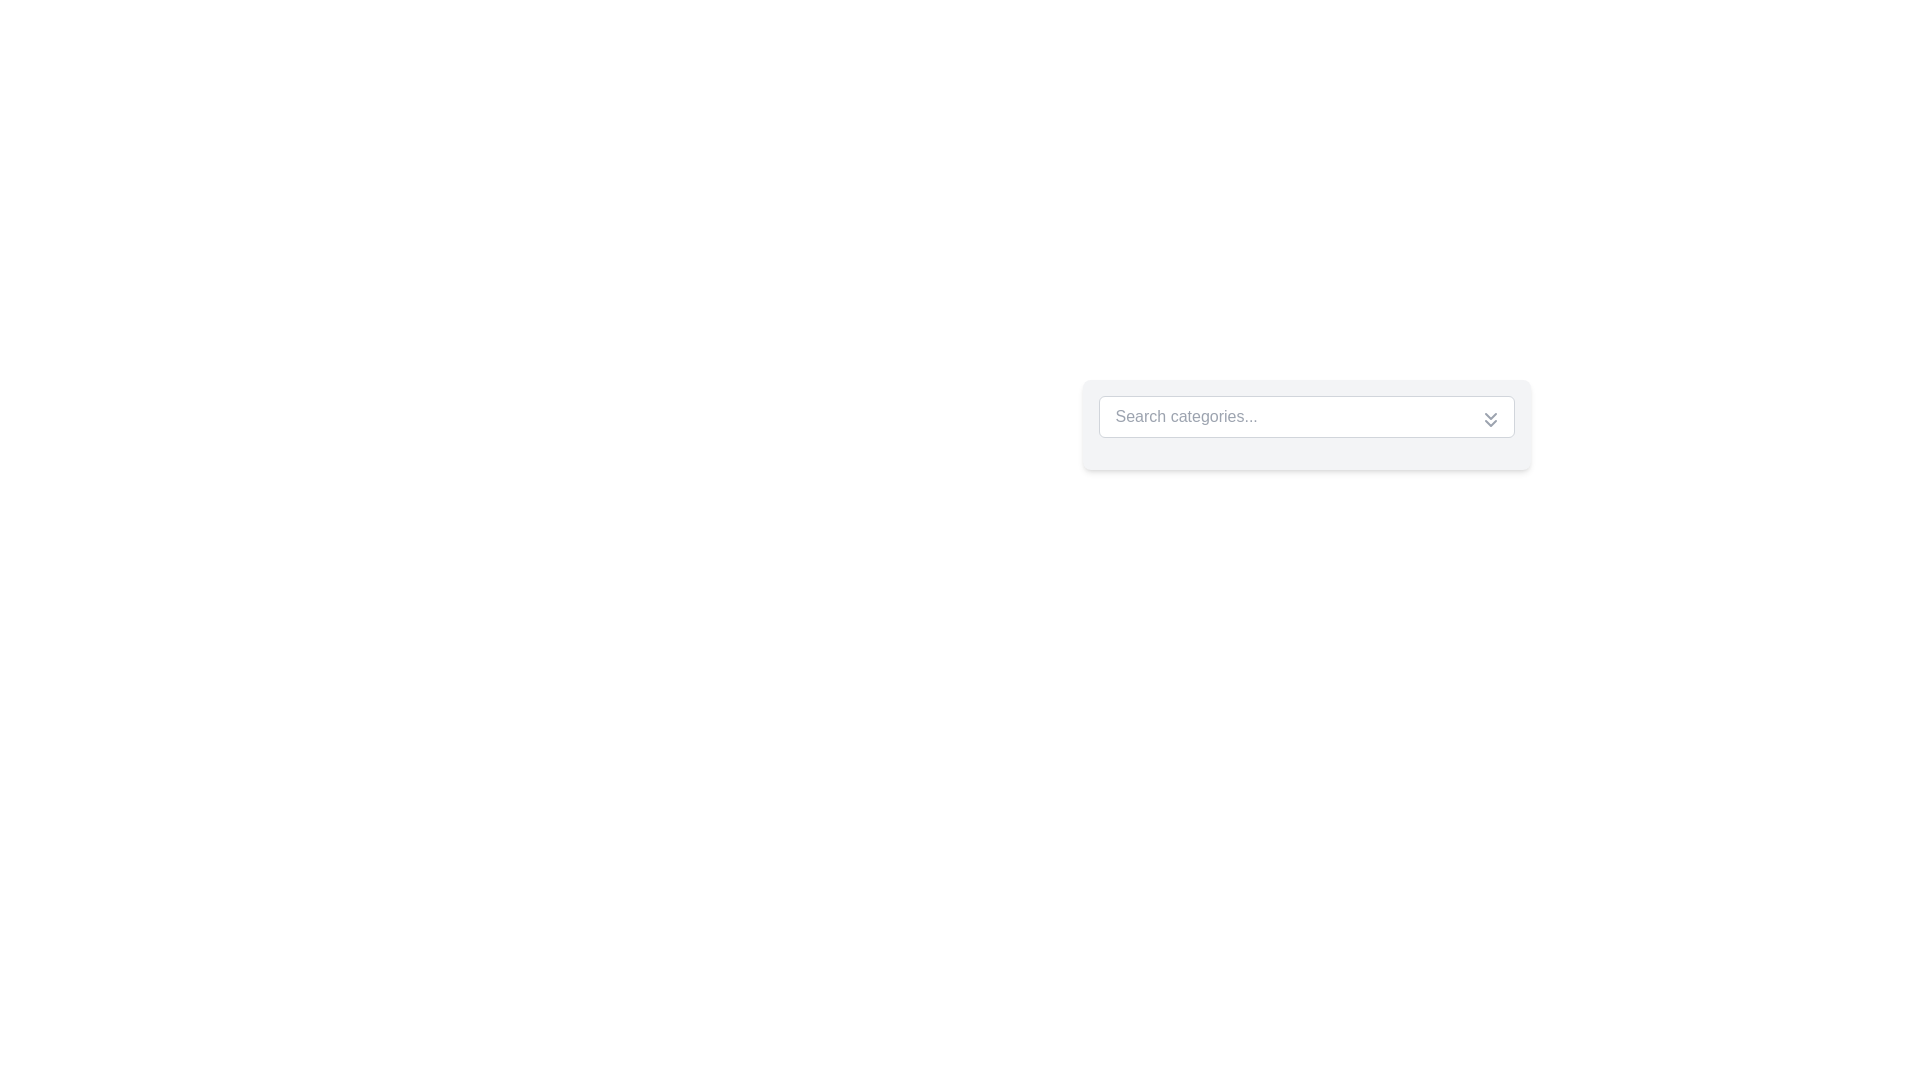 This screenshot has width=1920, height=1080. Describe the element at coordinates (1490, 419) in the screenshot. I see `the dropdown indicator SVG Icon located at the top-right corner of the search input field labeled 'Search categories...'` at that location.